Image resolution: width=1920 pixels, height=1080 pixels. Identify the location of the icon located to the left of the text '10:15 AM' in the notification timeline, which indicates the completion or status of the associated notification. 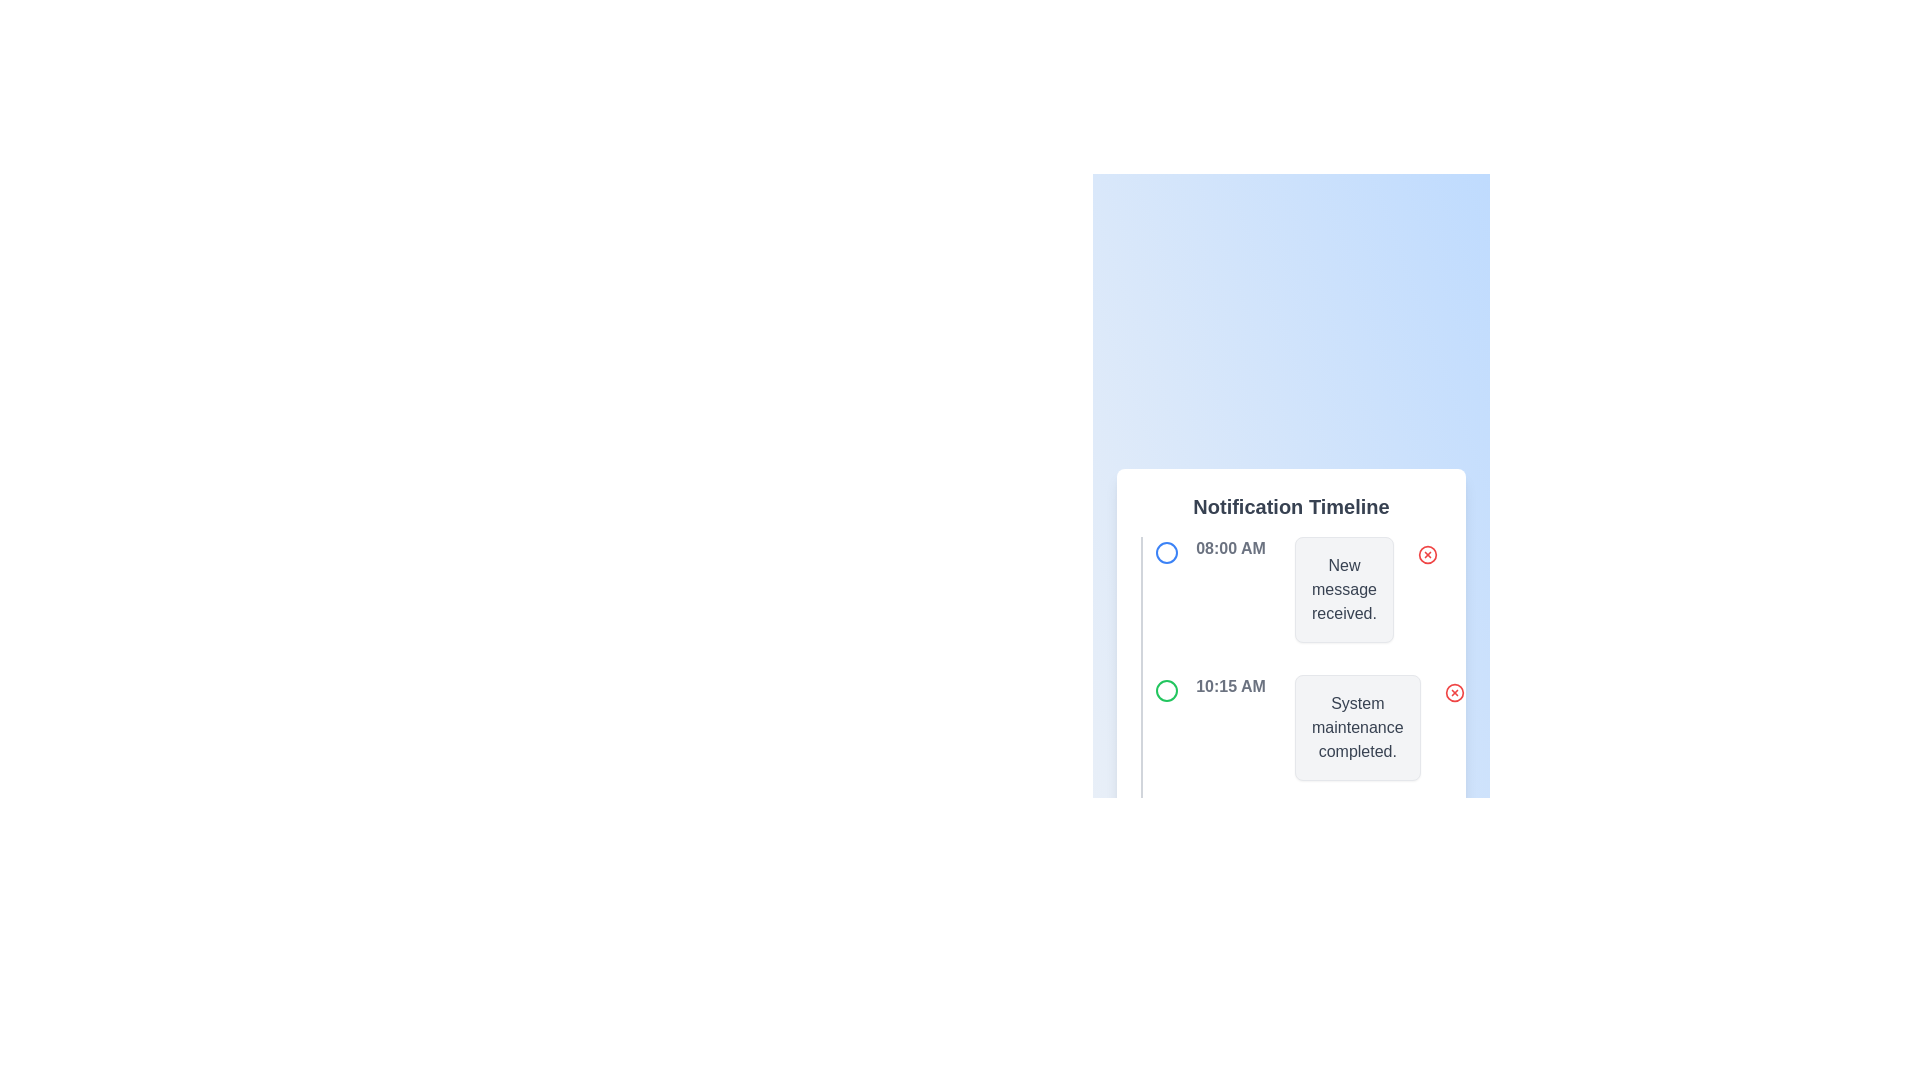
(1166, 689).